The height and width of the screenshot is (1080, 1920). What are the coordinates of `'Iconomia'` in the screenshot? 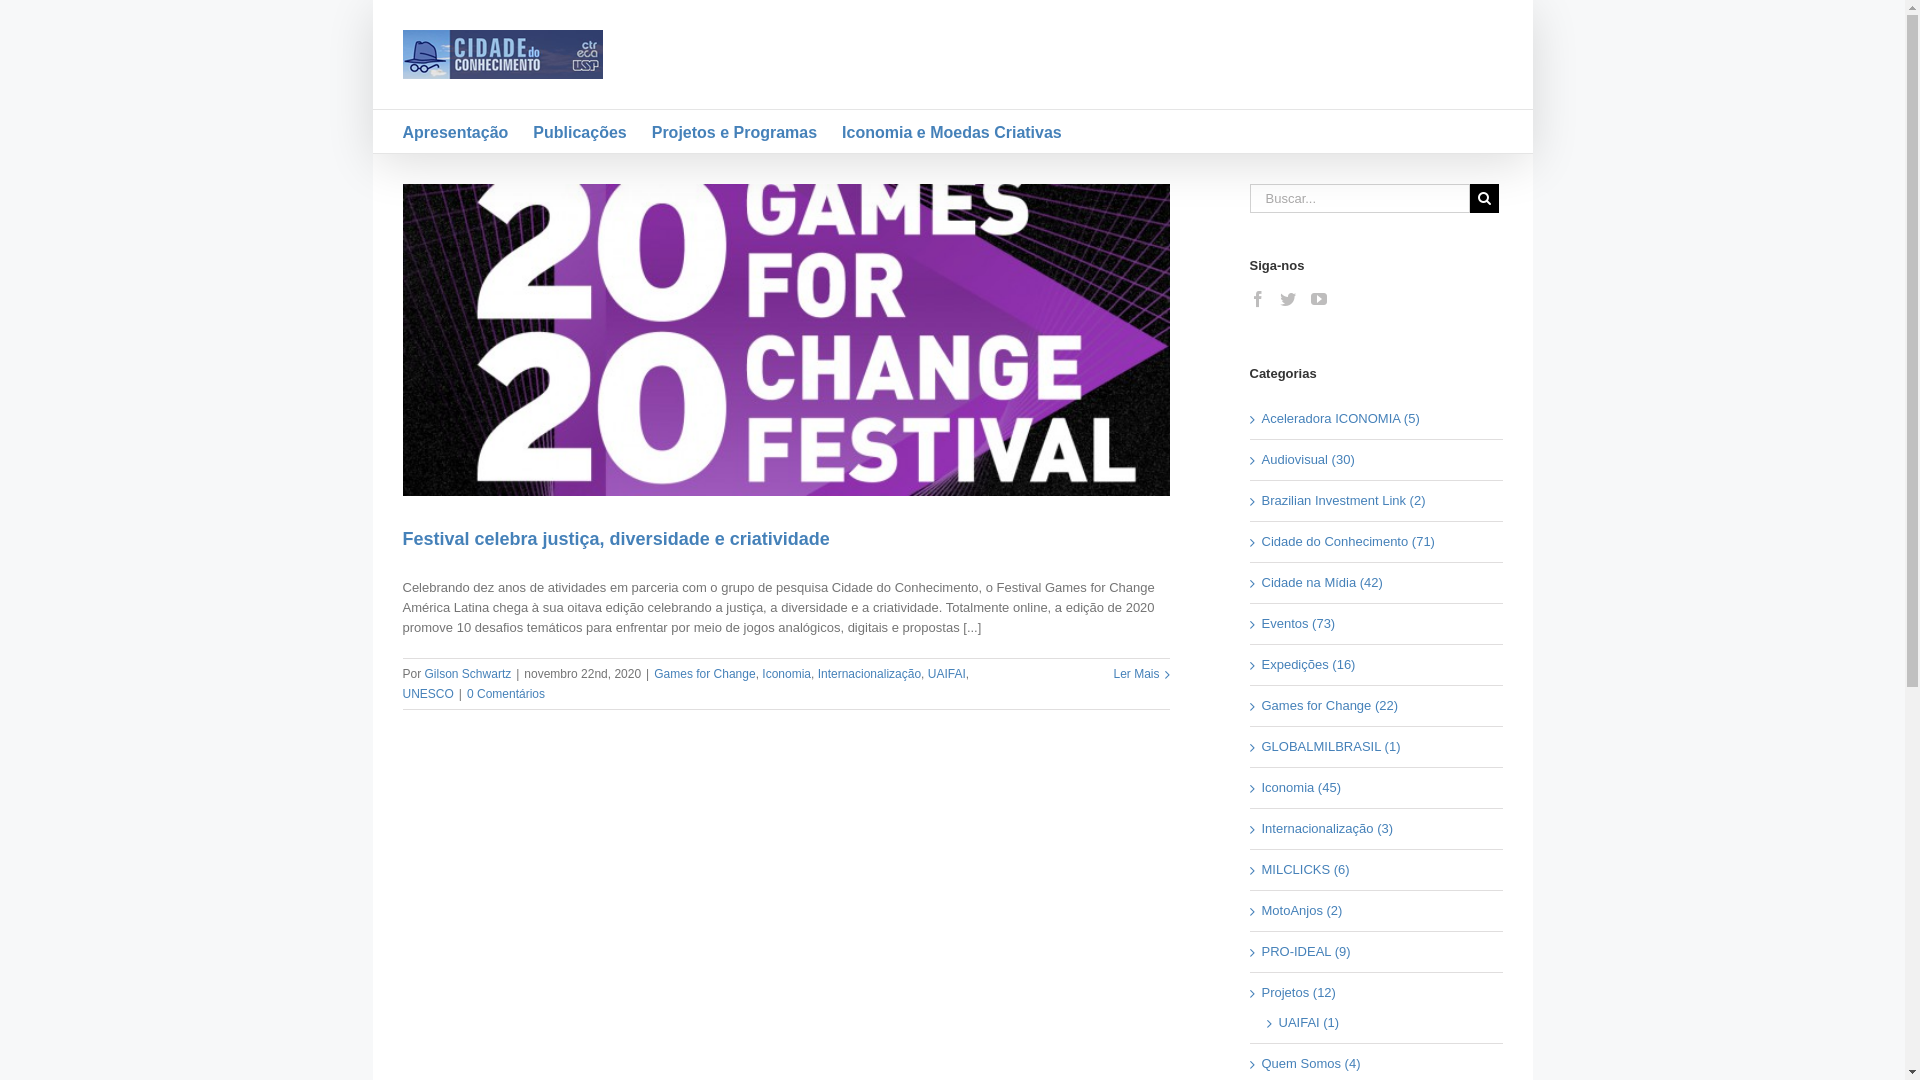 It's located at (785, 674).